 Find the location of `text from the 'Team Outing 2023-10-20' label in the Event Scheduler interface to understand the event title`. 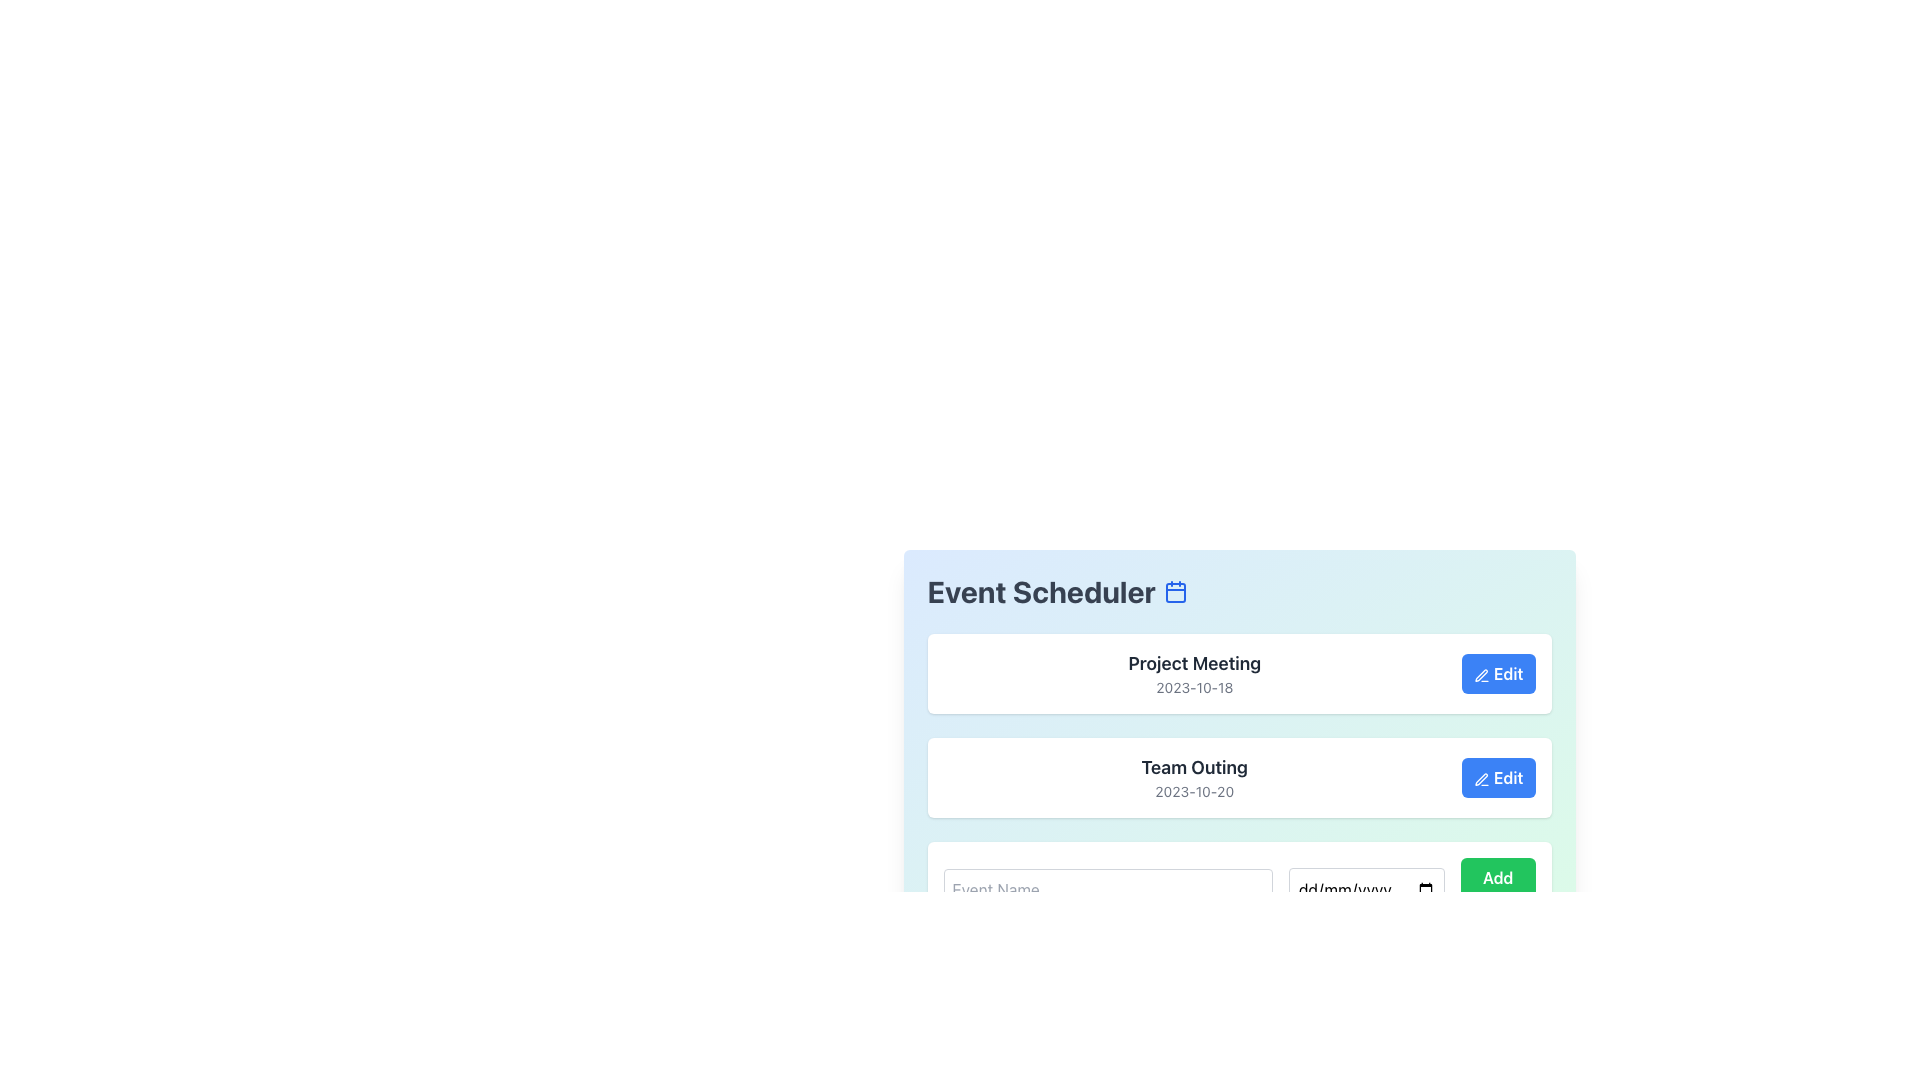

text from the 'Team Outing 2023-10-20' label in the Event Scheduler interface to understand the event title is located at coordinates (1194, 766).